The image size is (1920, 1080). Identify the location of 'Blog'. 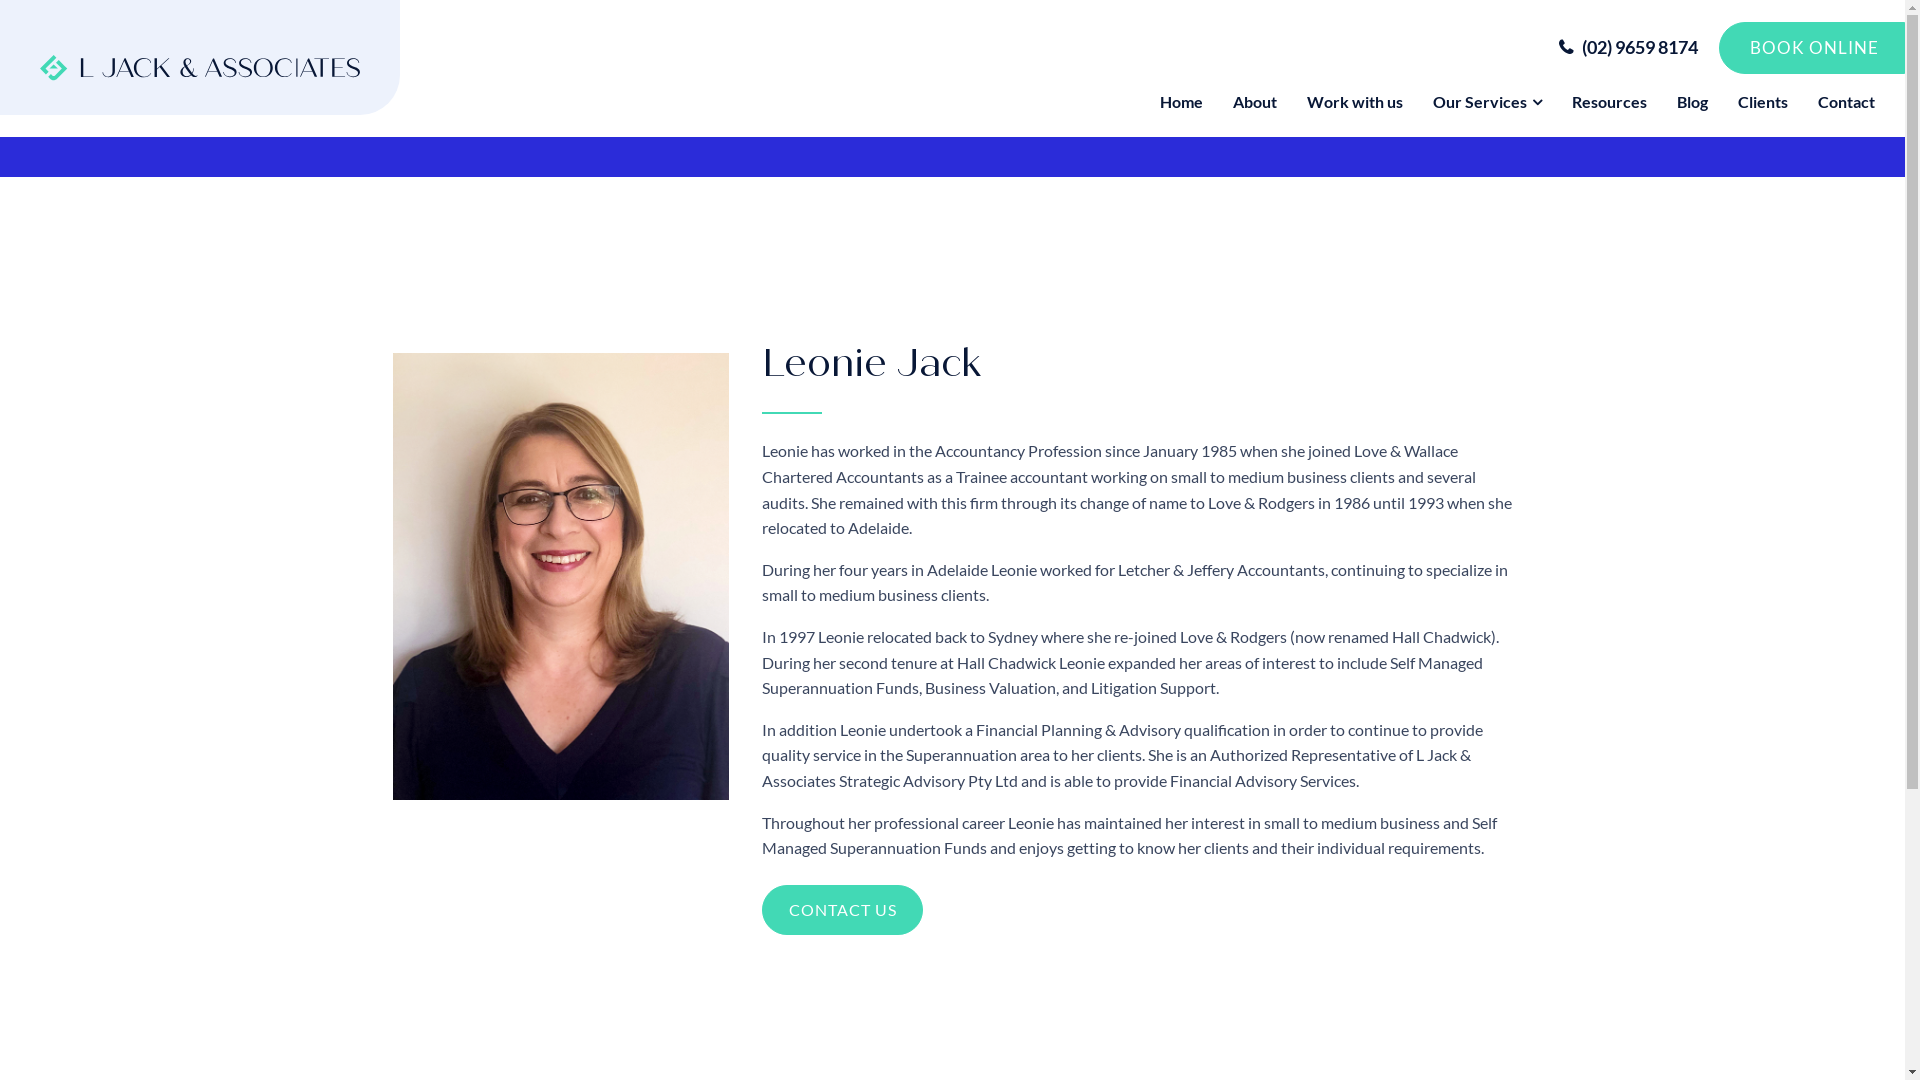
(1691, 101).